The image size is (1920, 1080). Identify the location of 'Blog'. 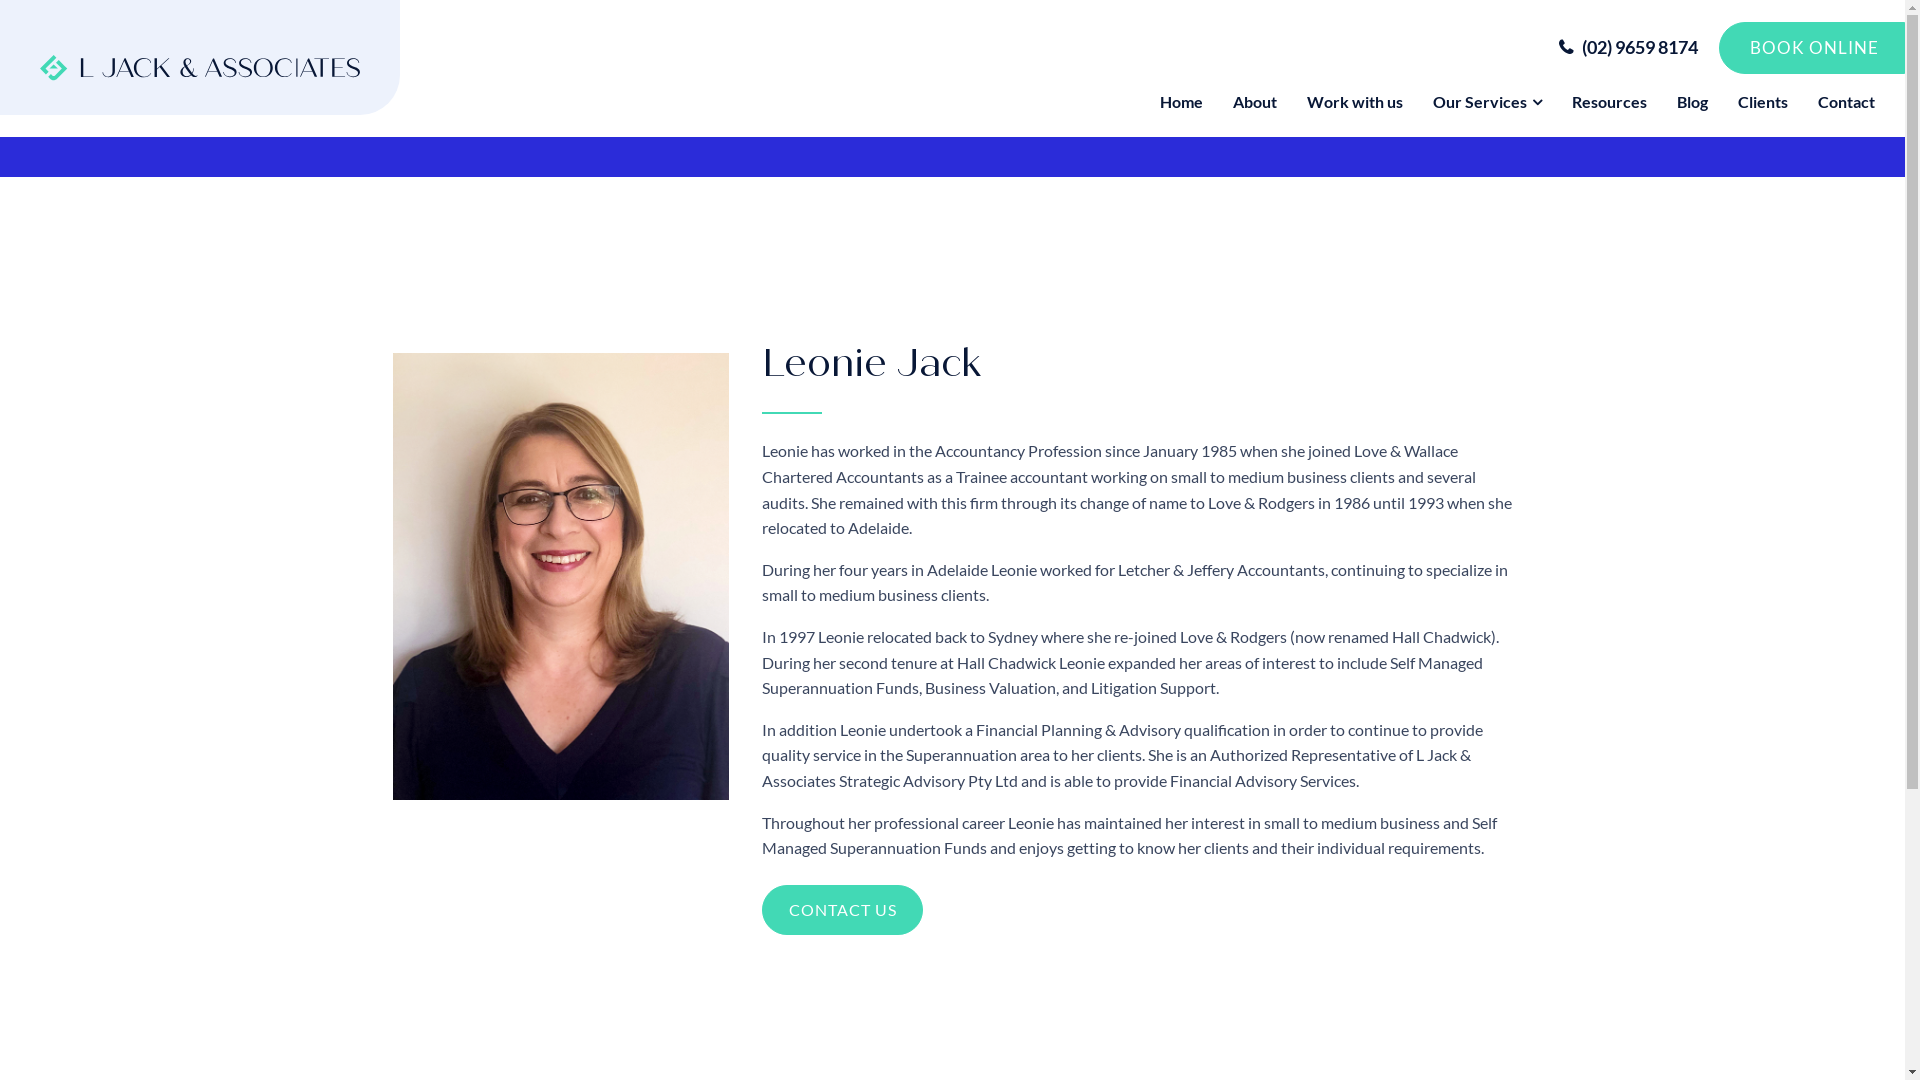
(1691, 101).